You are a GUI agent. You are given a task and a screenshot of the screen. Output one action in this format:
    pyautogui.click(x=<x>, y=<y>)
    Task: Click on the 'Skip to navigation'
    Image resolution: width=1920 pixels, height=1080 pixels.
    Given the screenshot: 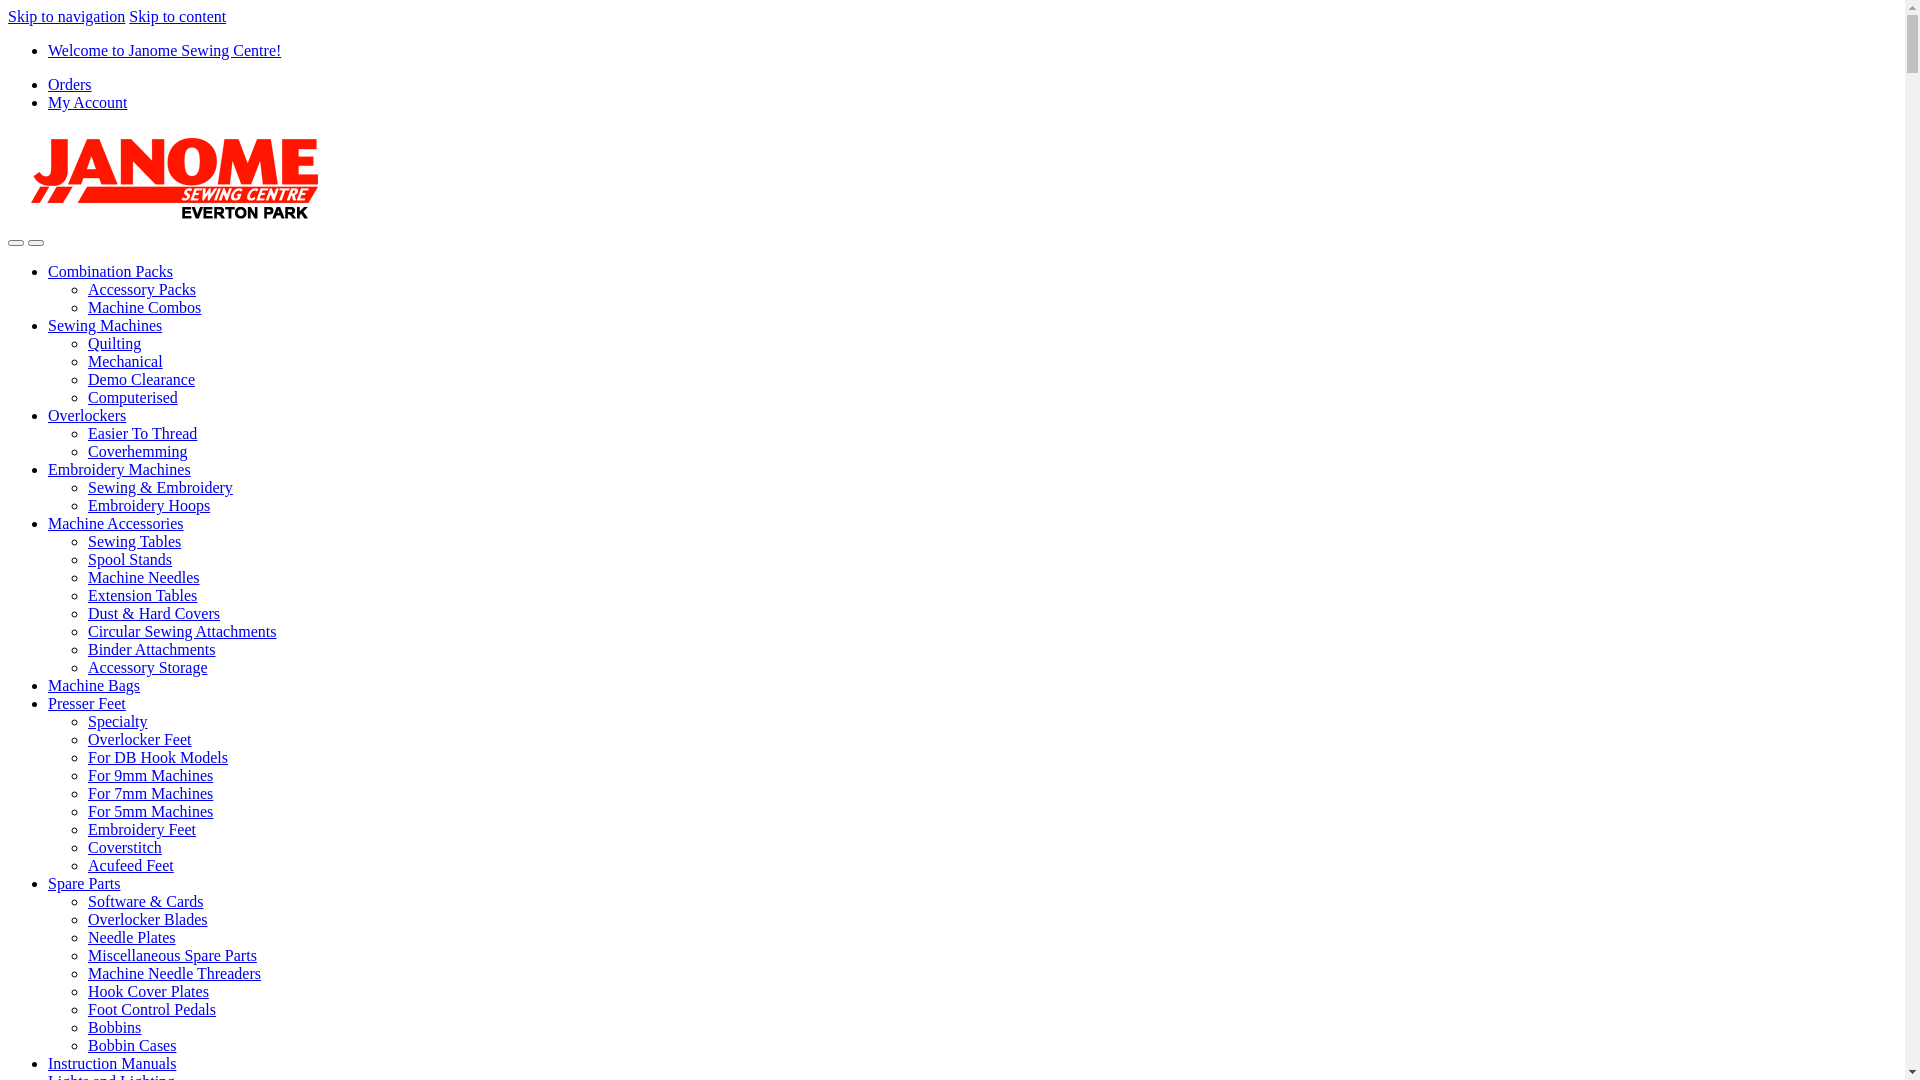 What is the action you would take?
    pyautogui.click(x=66, y=16)
    